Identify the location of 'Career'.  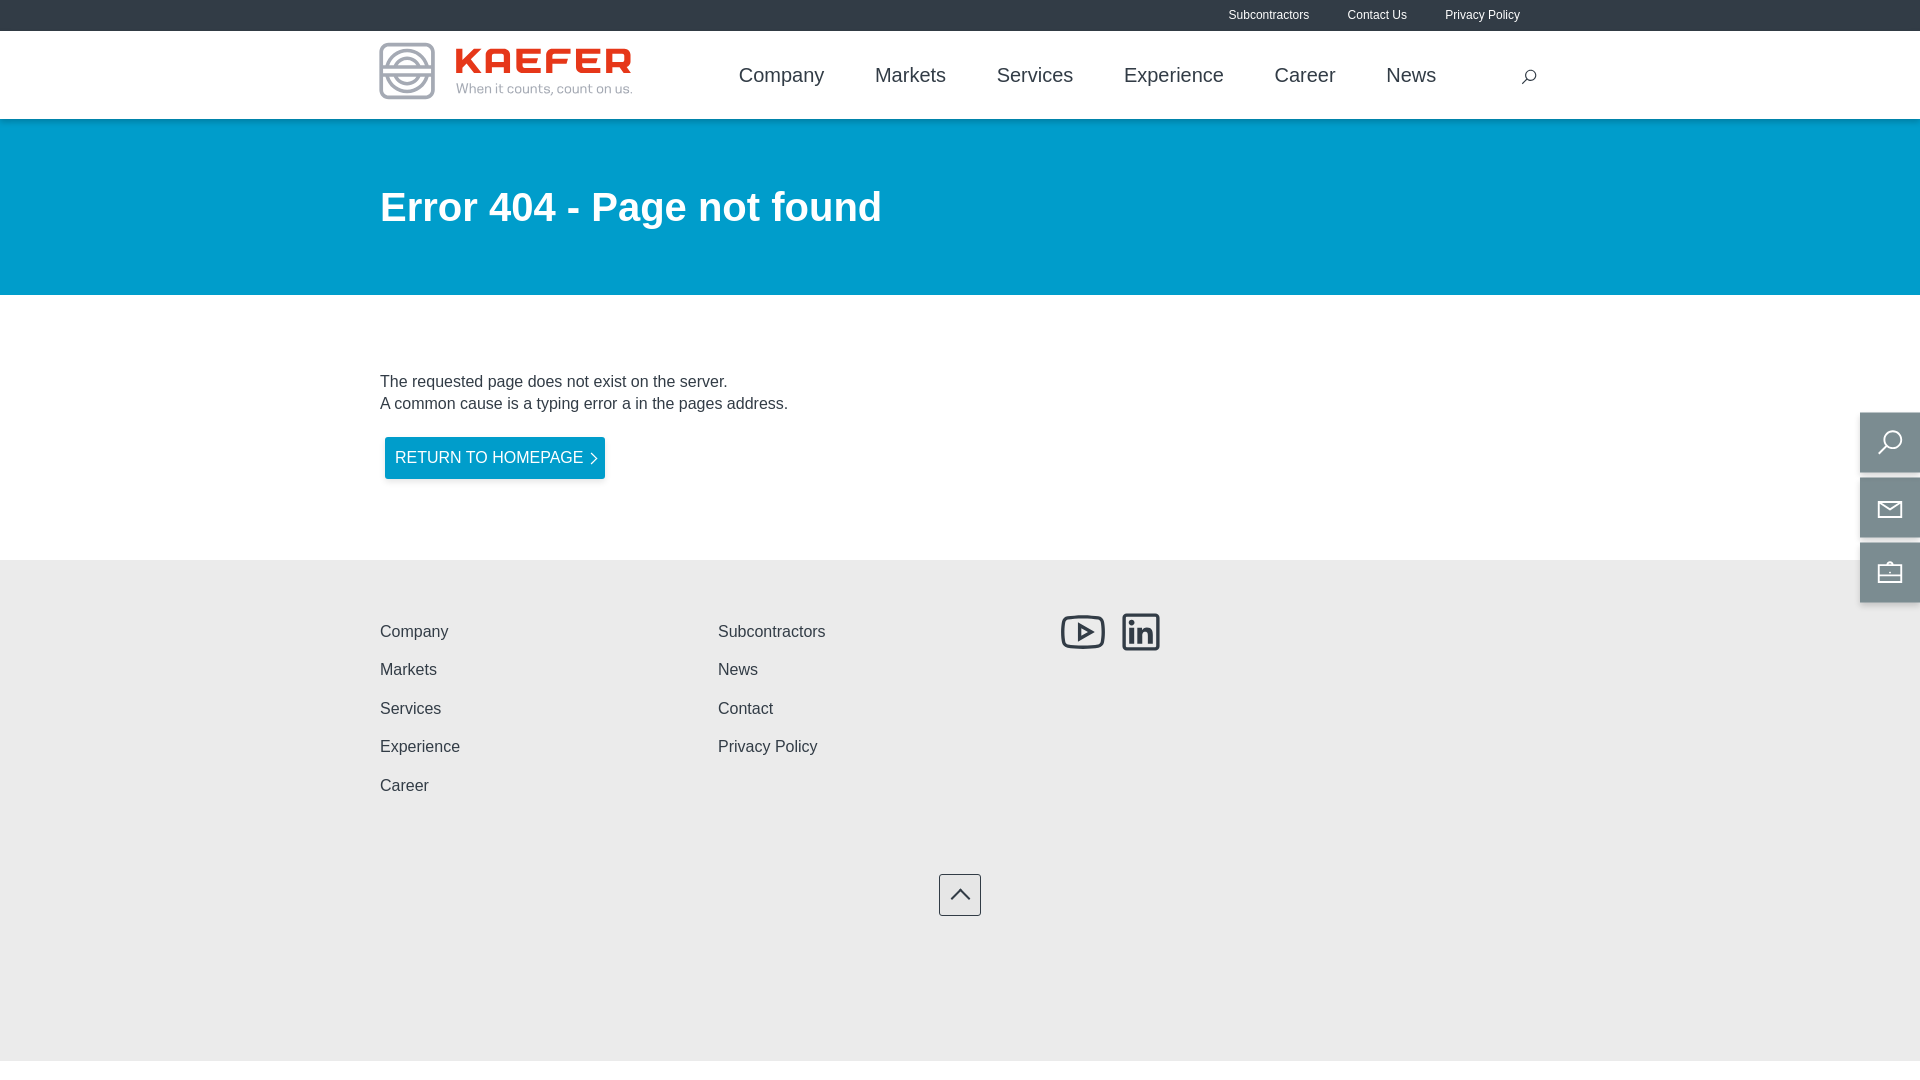
(403, 785).